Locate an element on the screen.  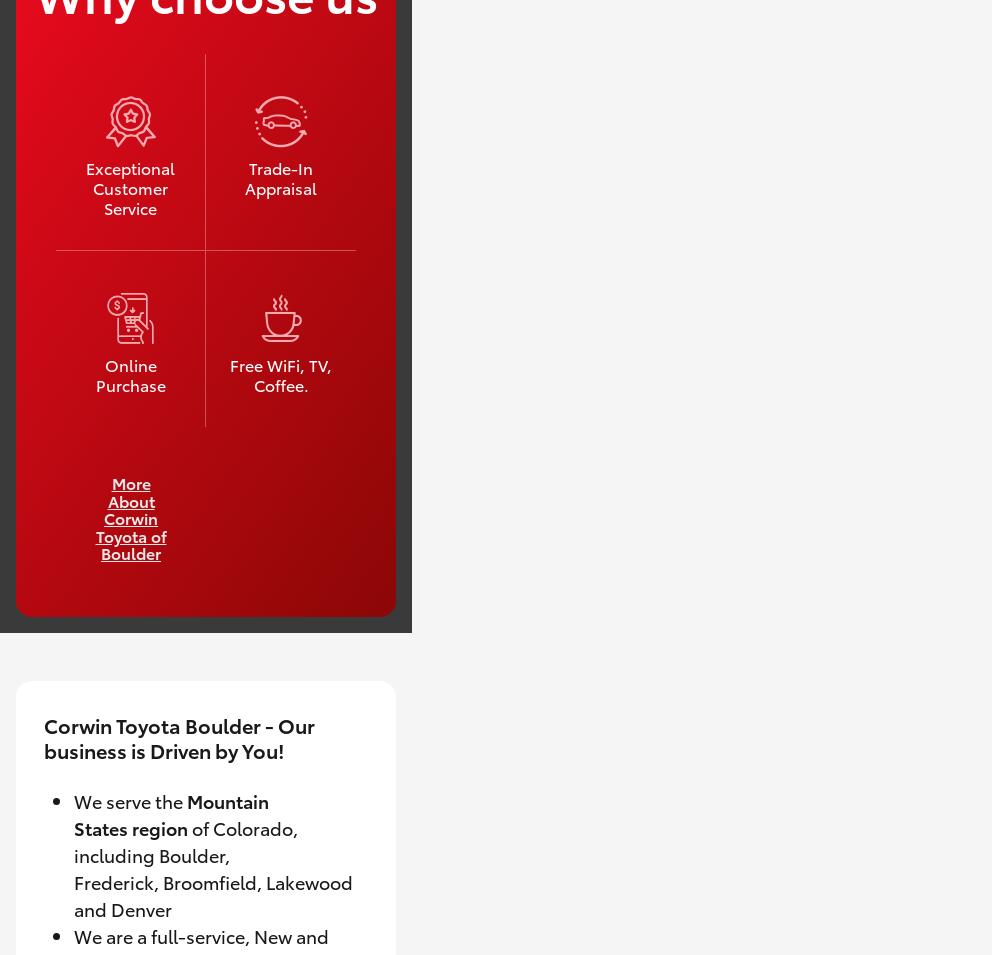
'We serve the' is located at coordinates (128, 800).